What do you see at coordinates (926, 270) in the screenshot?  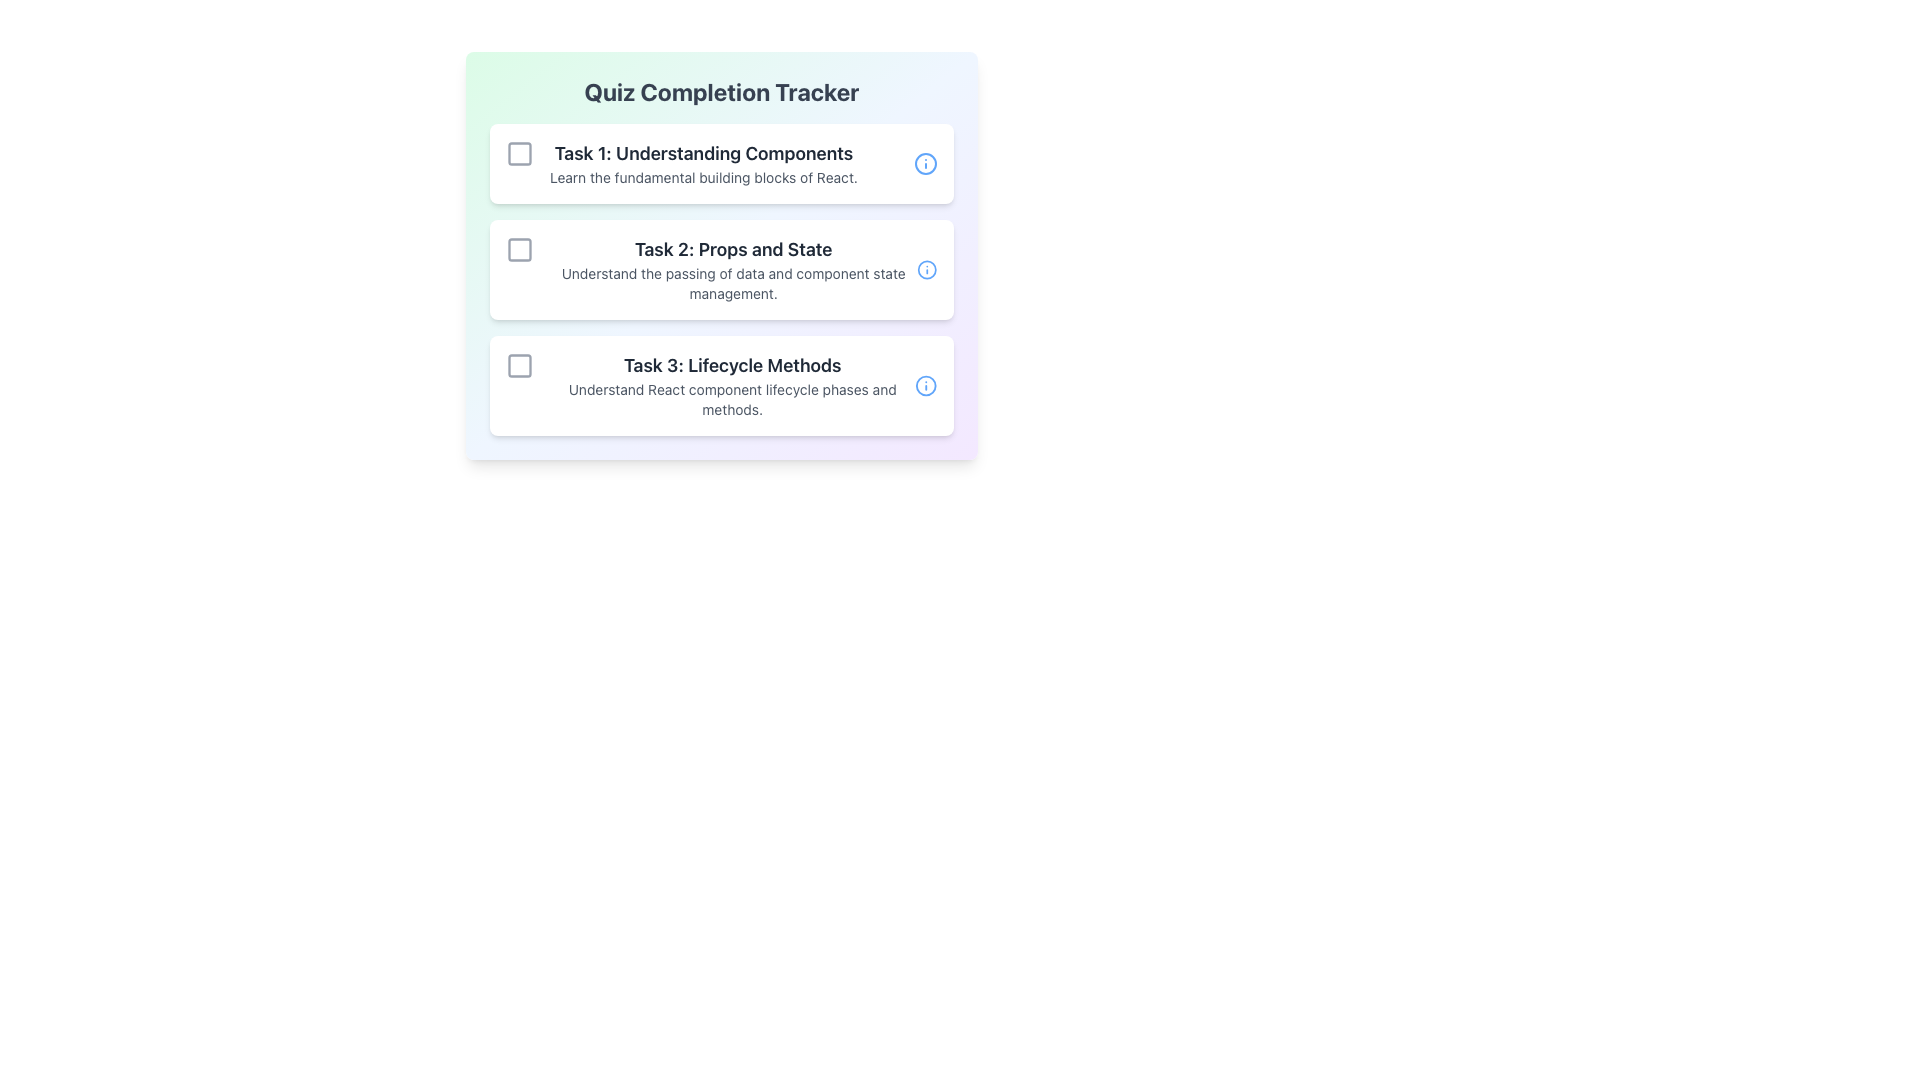 I see `the decorative circular SVG element within the icon for 'Task 2: Props and State'` at bounding box center [926, 270].